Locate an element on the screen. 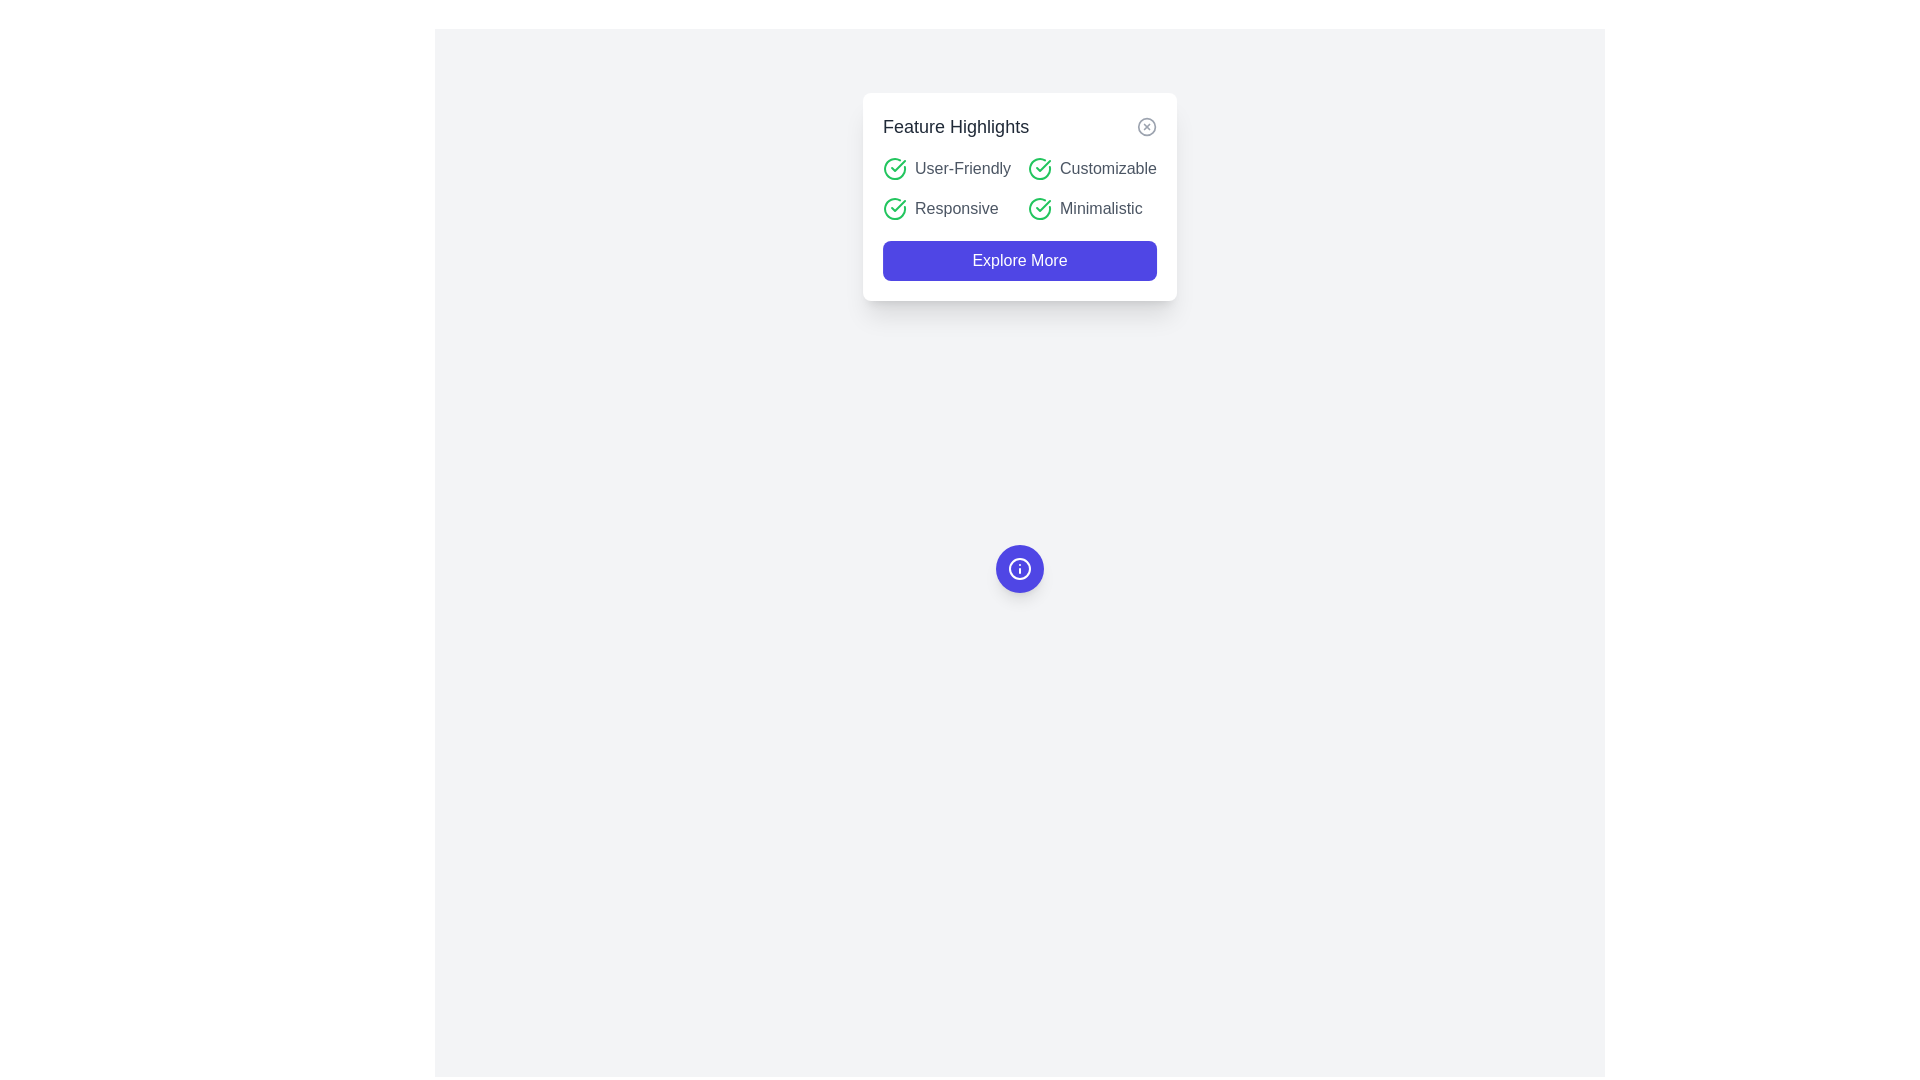 Image resolution: width=1920 pixels, height=1080 pixels. text label that contains 'Minimalistic', which is styled in gray and located next to a green checkmark icon in the feature highlights section is located at coordinates (1100, 208).